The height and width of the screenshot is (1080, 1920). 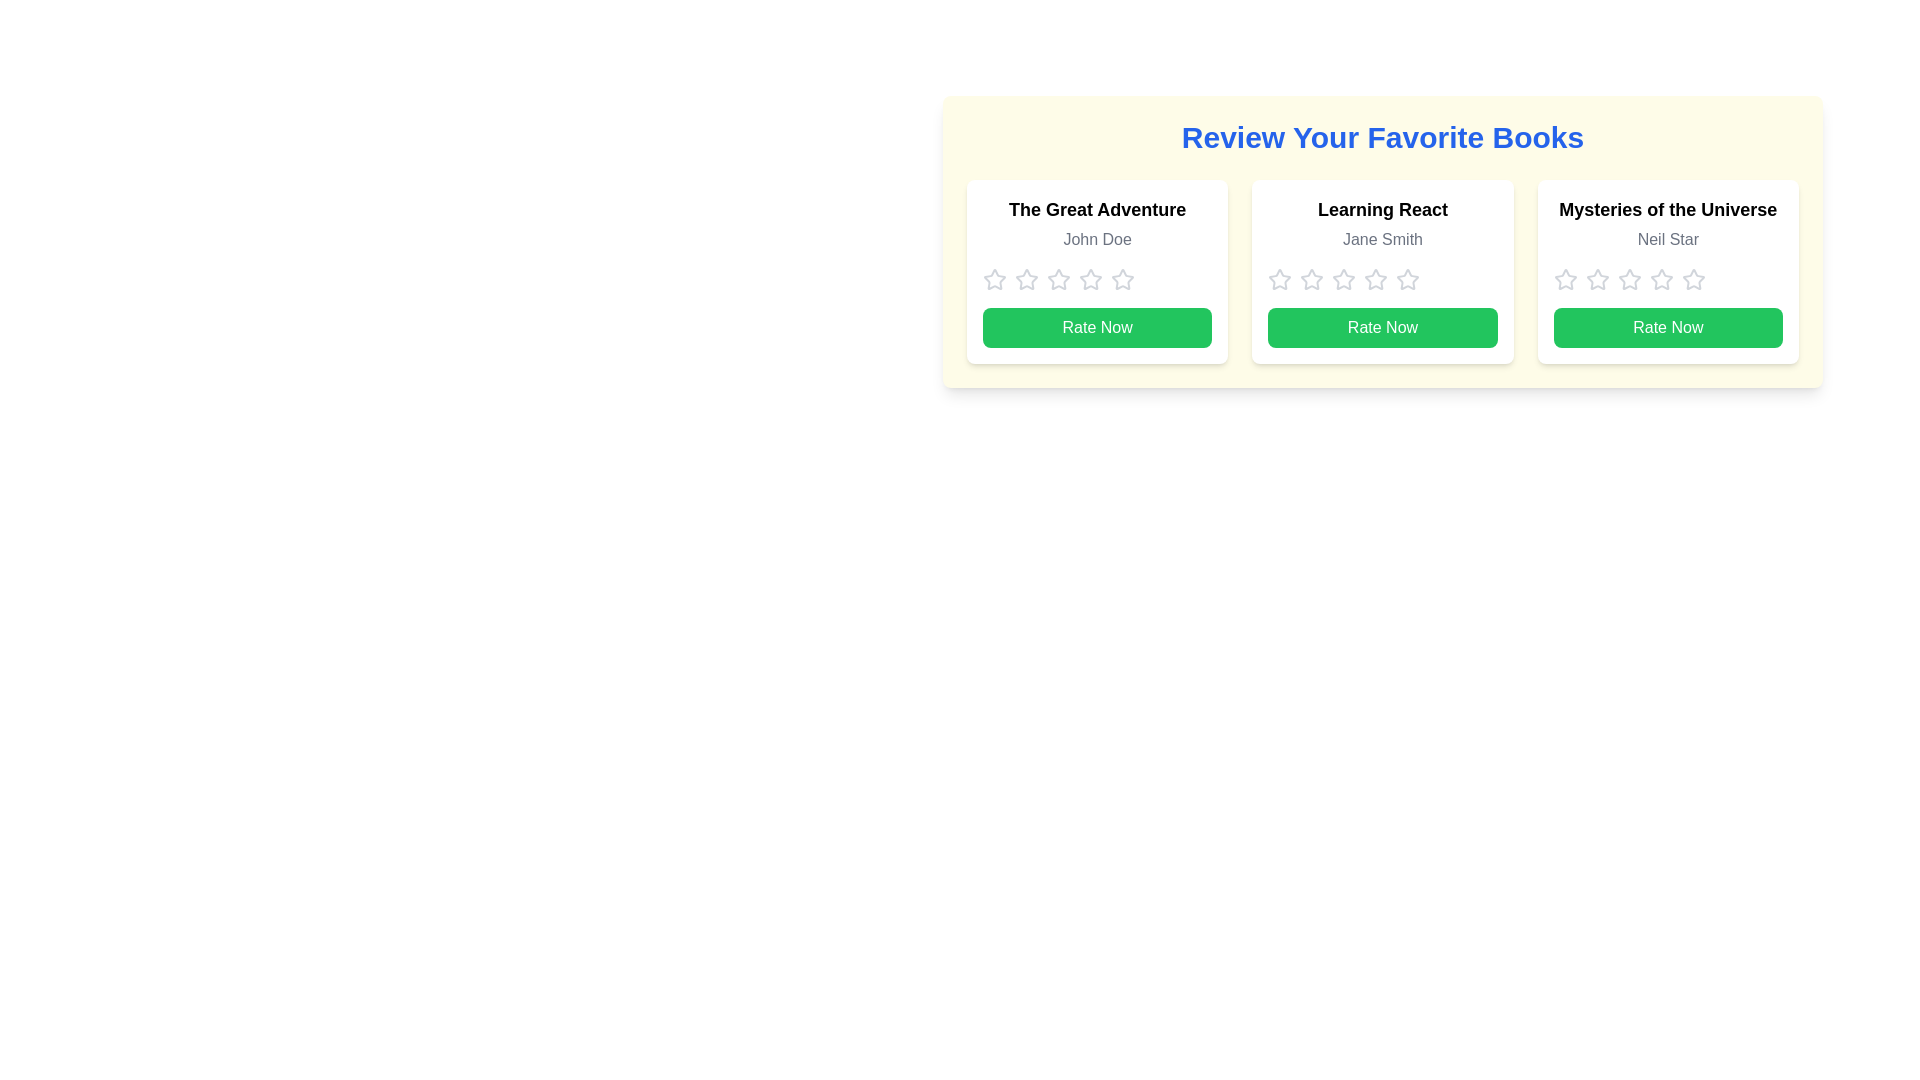 What do you see at coordinates (1661, 280) in the screenshot?
I see `the fifth star icon in the rating component for the book 'Mysteries of the Universe'` at bounding box center [1661, 280].